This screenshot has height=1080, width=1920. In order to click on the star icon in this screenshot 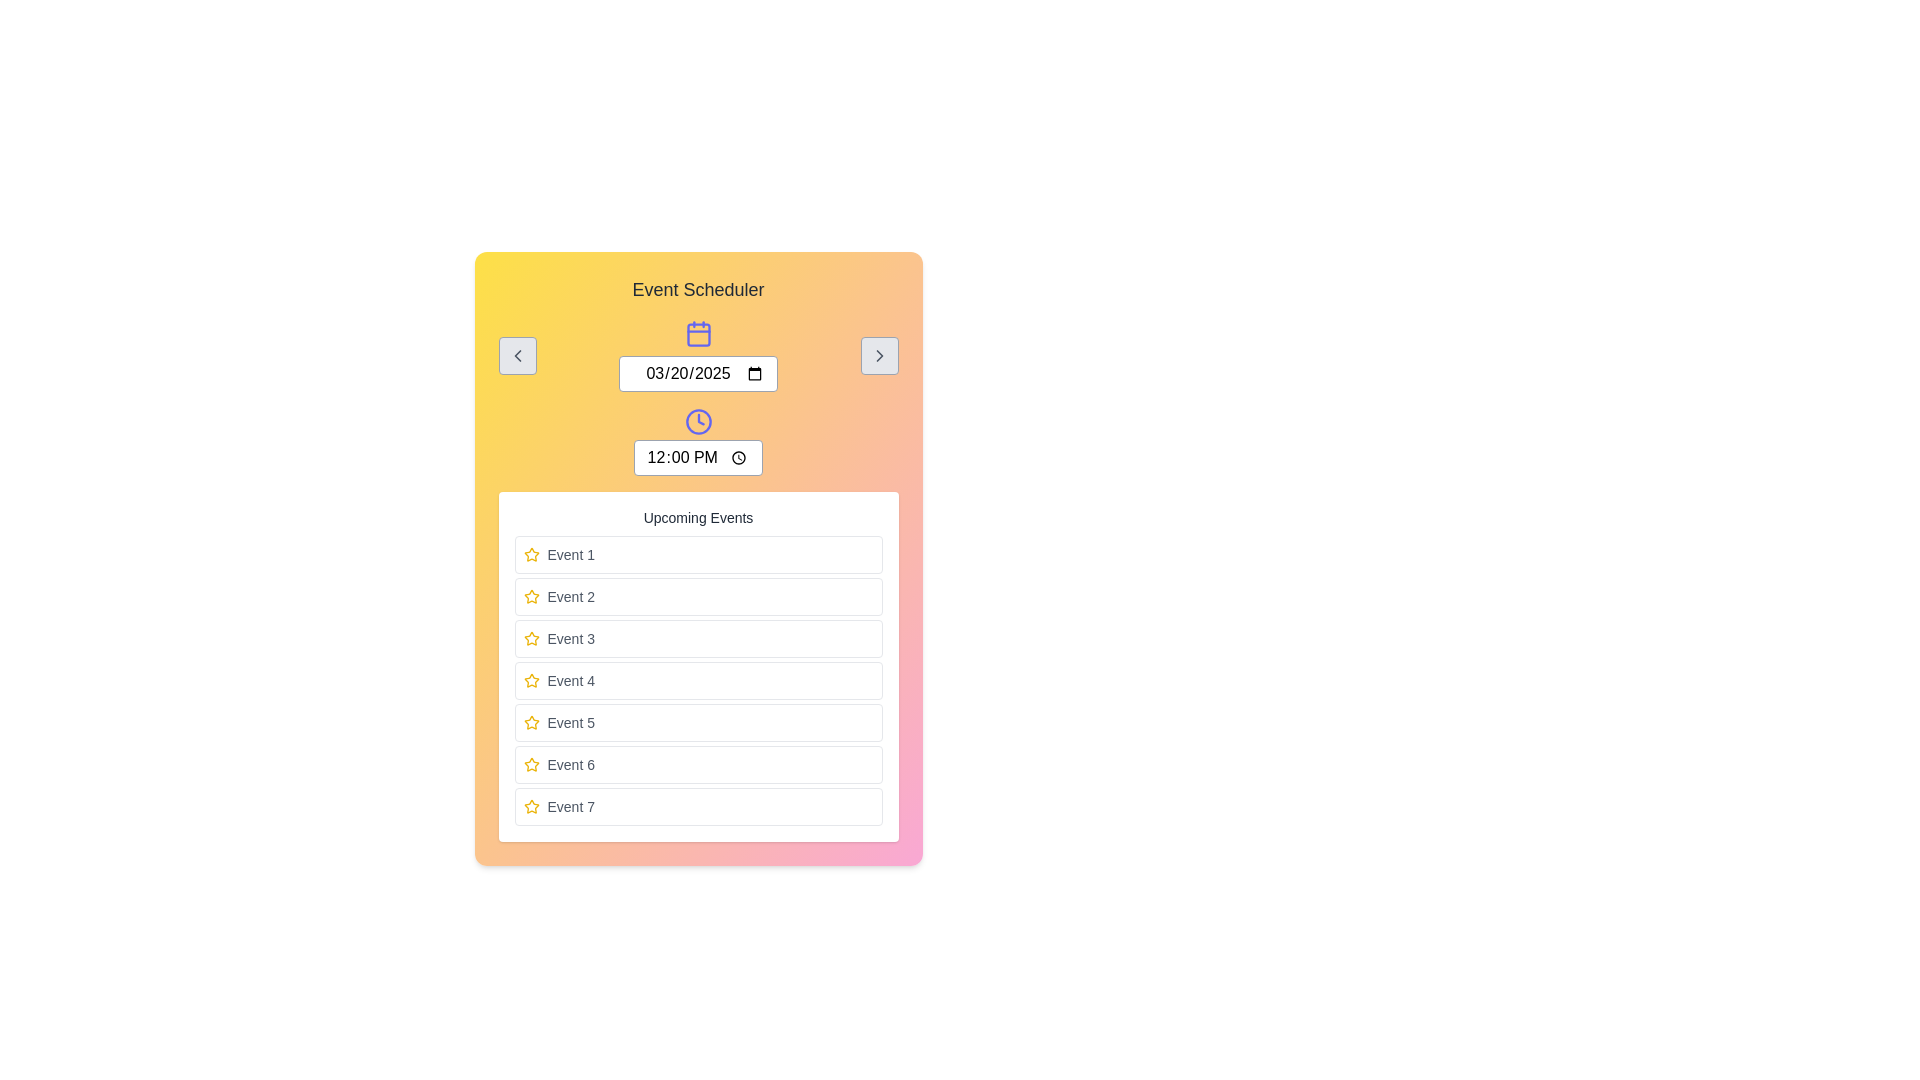, I will do `click(531, 679)`.